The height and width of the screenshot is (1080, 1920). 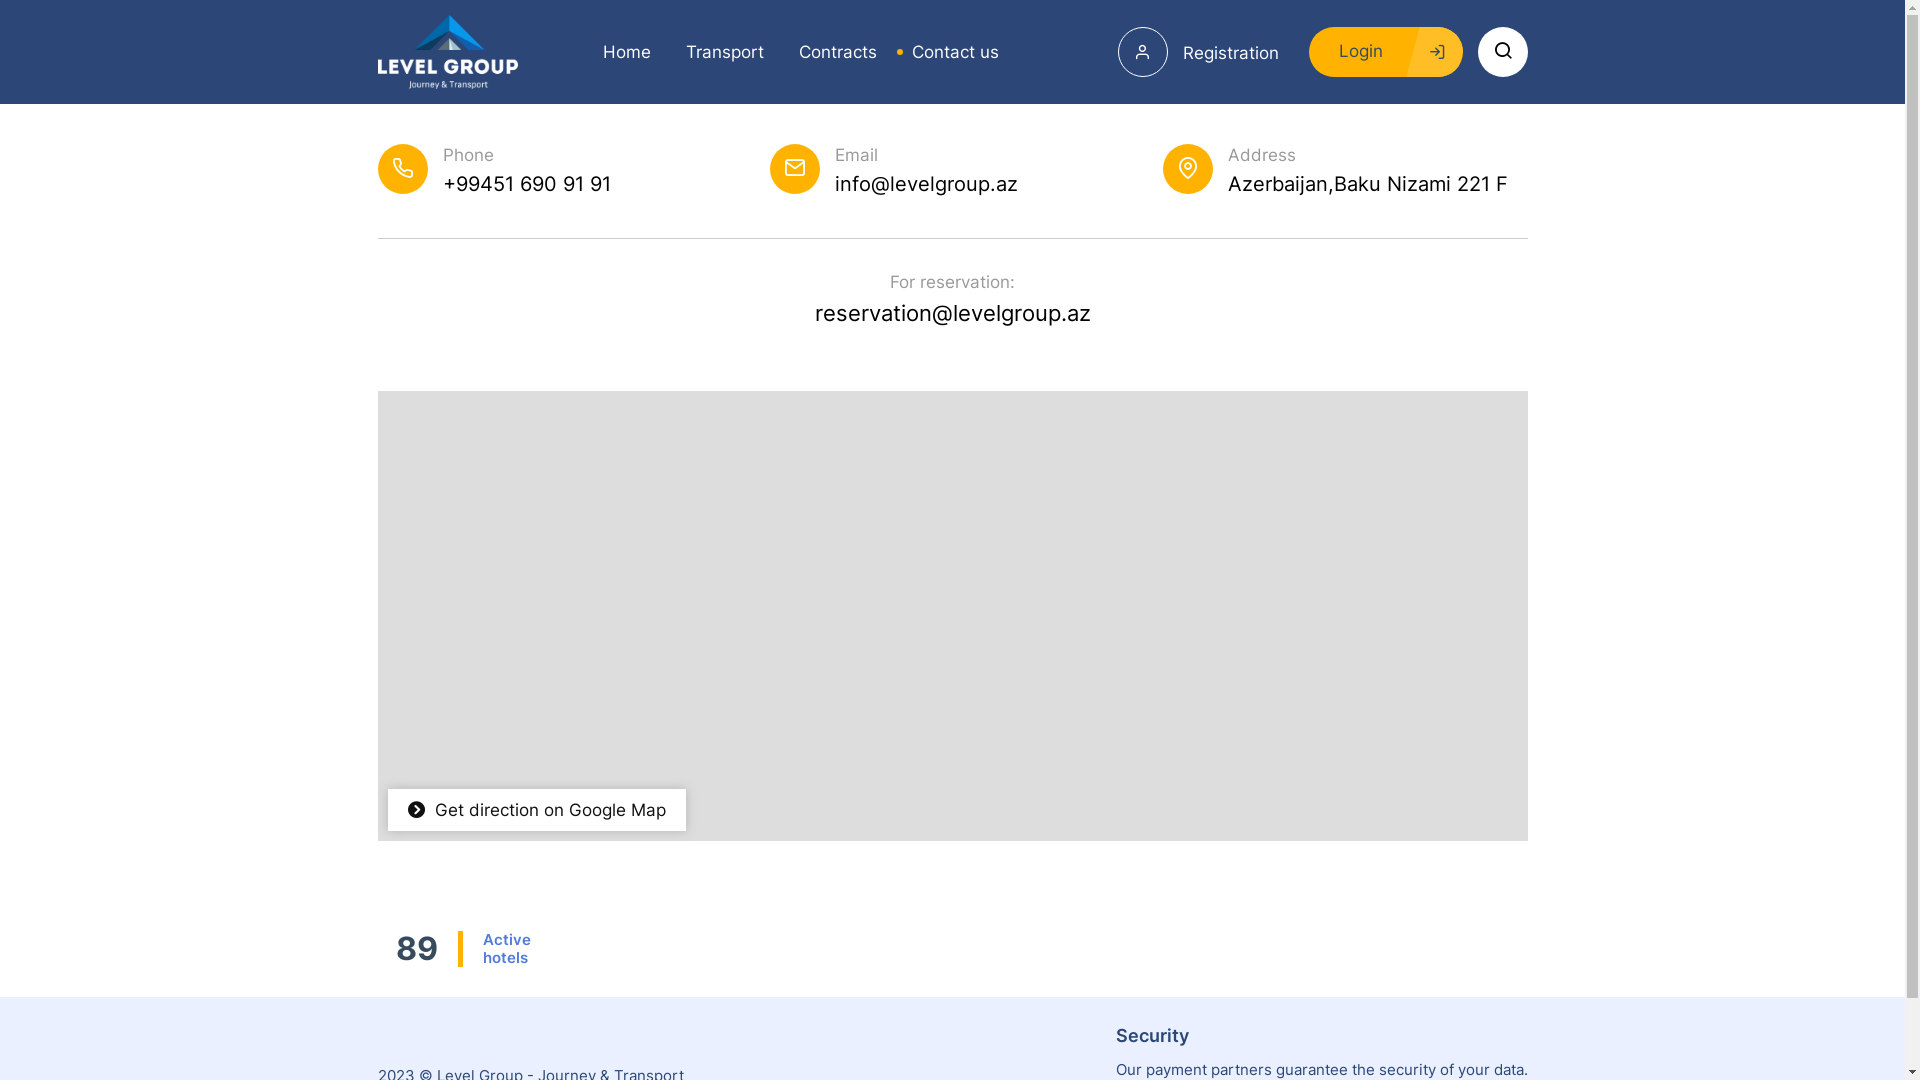 What do you see at coordinates (830, 50) in the screenshot?
I see `'Contracts'` at bounding box center [830, 50].